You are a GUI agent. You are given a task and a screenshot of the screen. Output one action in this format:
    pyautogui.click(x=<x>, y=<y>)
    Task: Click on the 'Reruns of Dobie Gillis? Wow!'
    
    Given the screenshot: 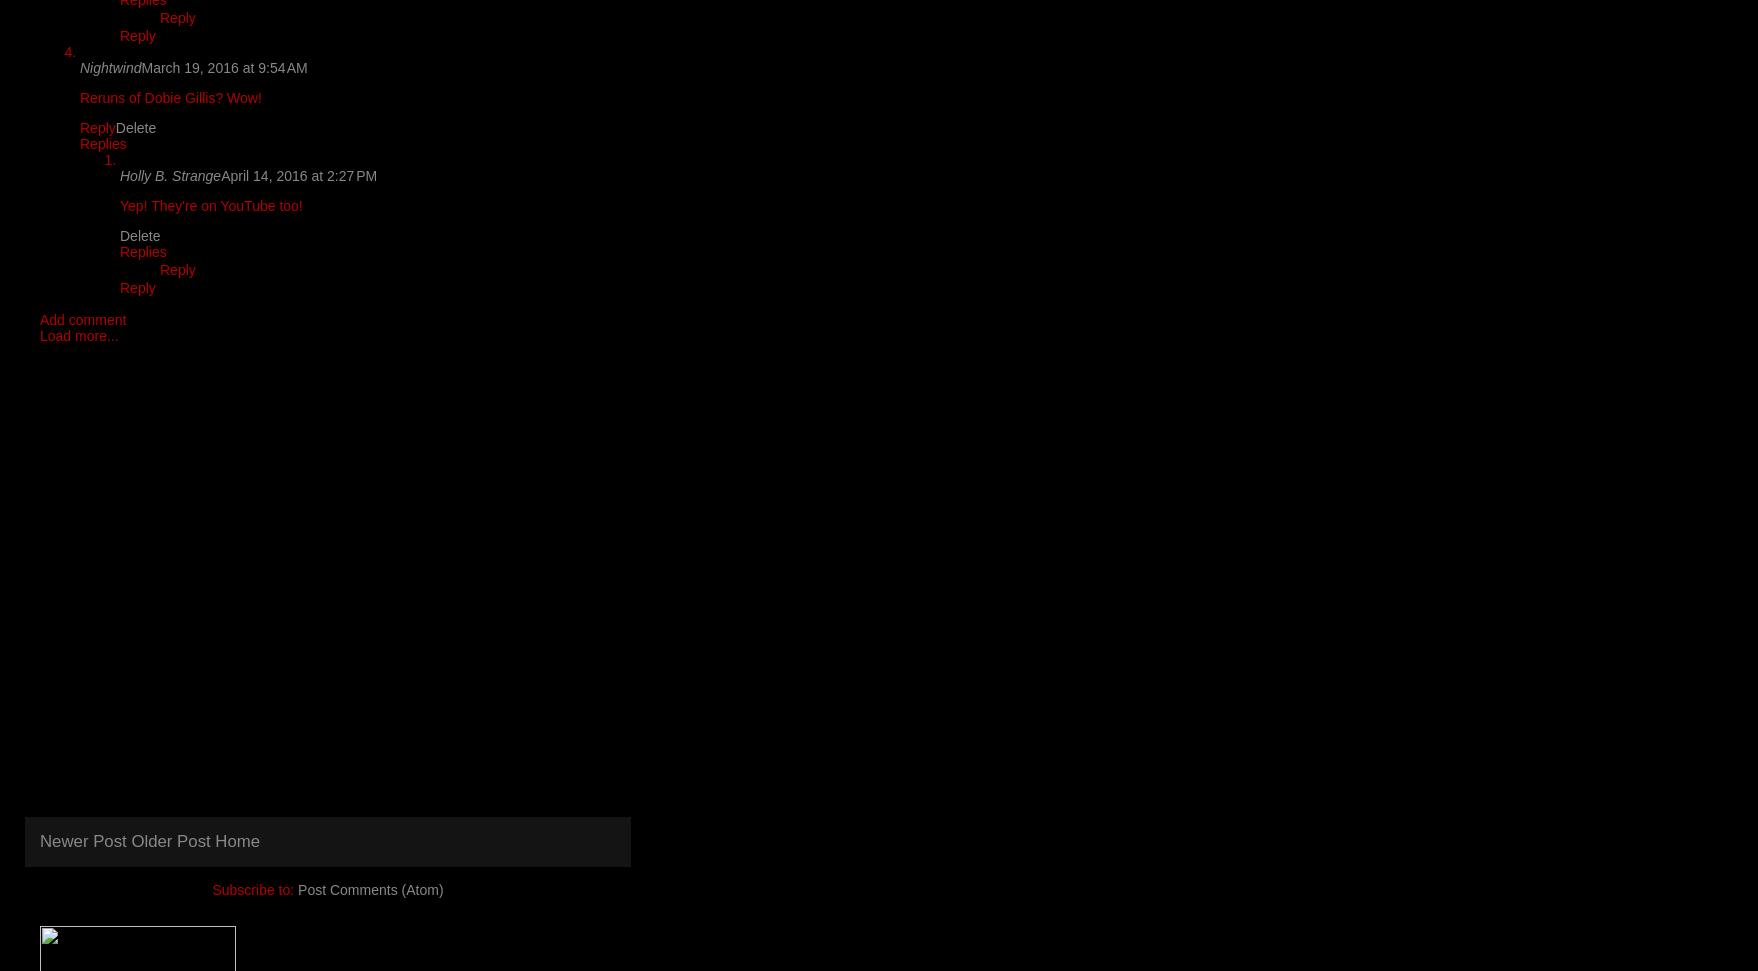 What is the action you would take?
    pyautogui.click(x=169, y=96)
    